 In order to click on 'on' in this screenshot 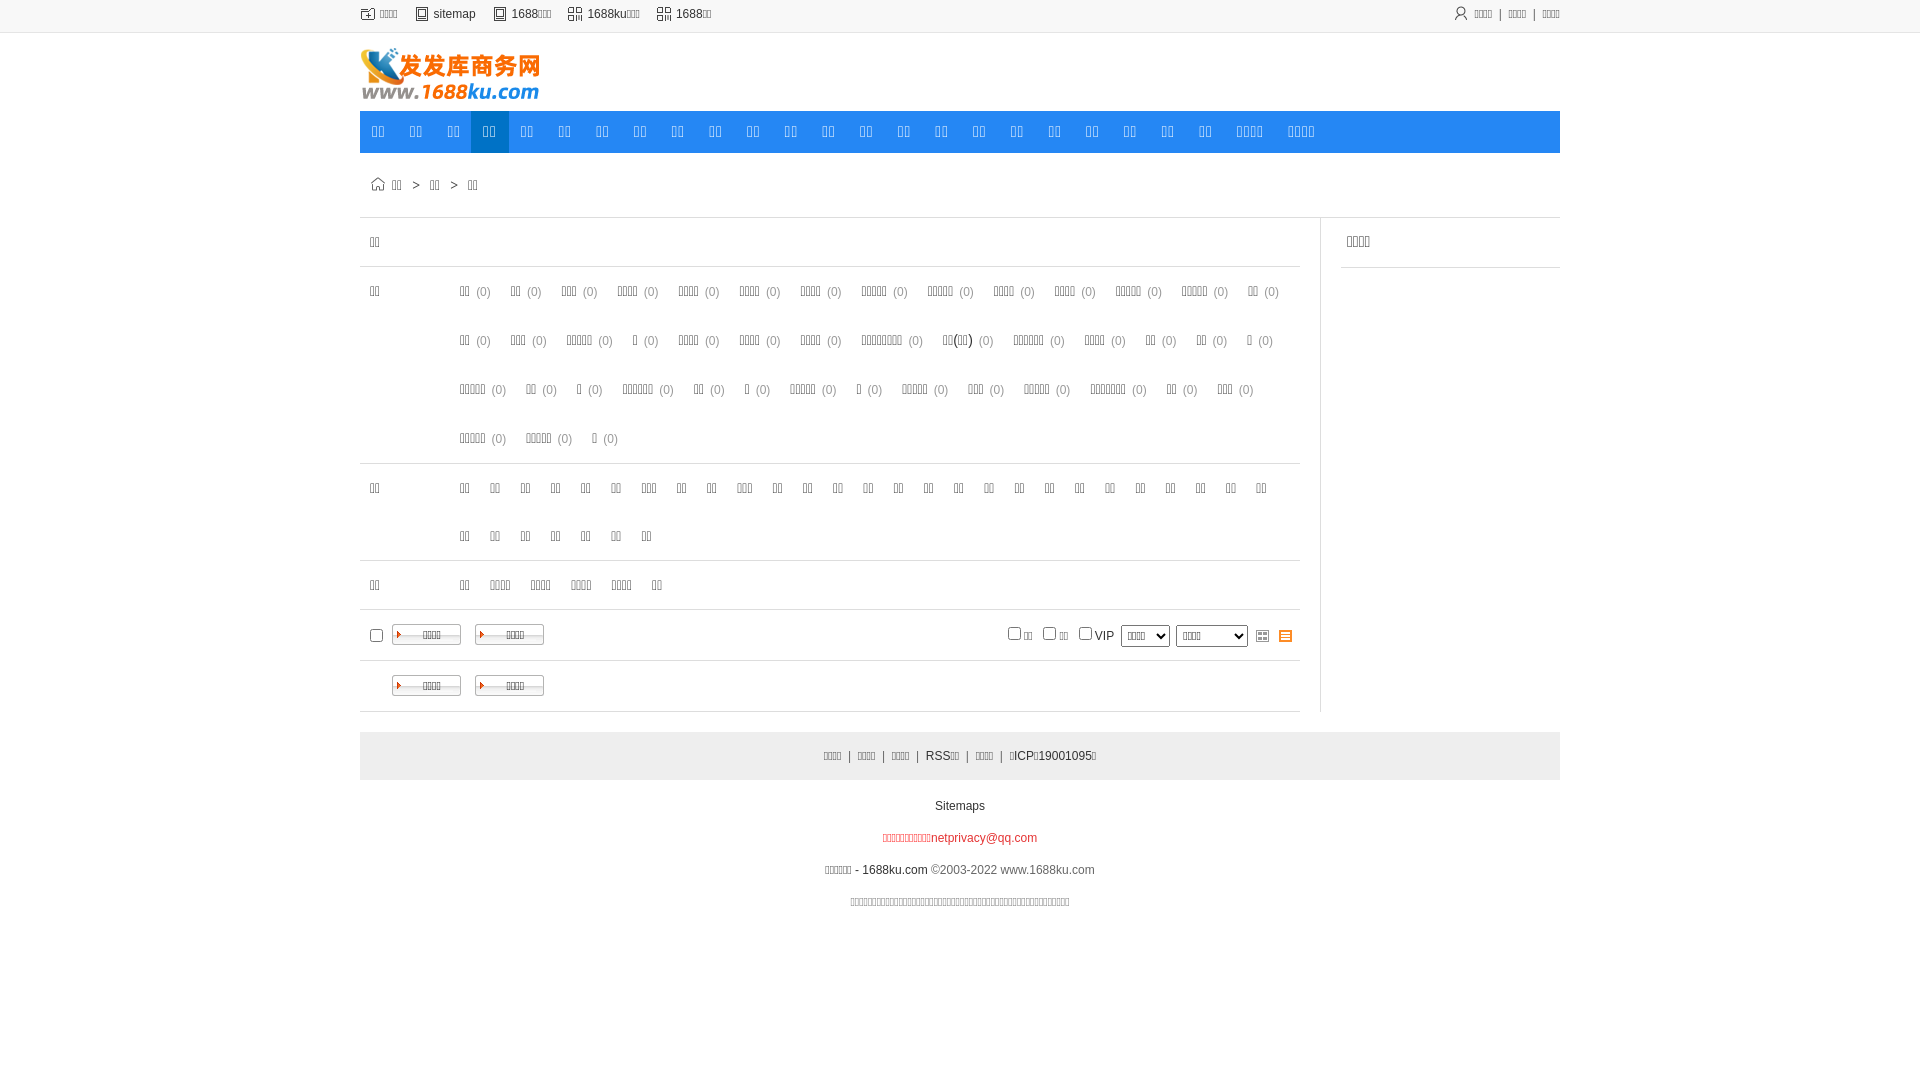, I will do `click(1048, 632)`.